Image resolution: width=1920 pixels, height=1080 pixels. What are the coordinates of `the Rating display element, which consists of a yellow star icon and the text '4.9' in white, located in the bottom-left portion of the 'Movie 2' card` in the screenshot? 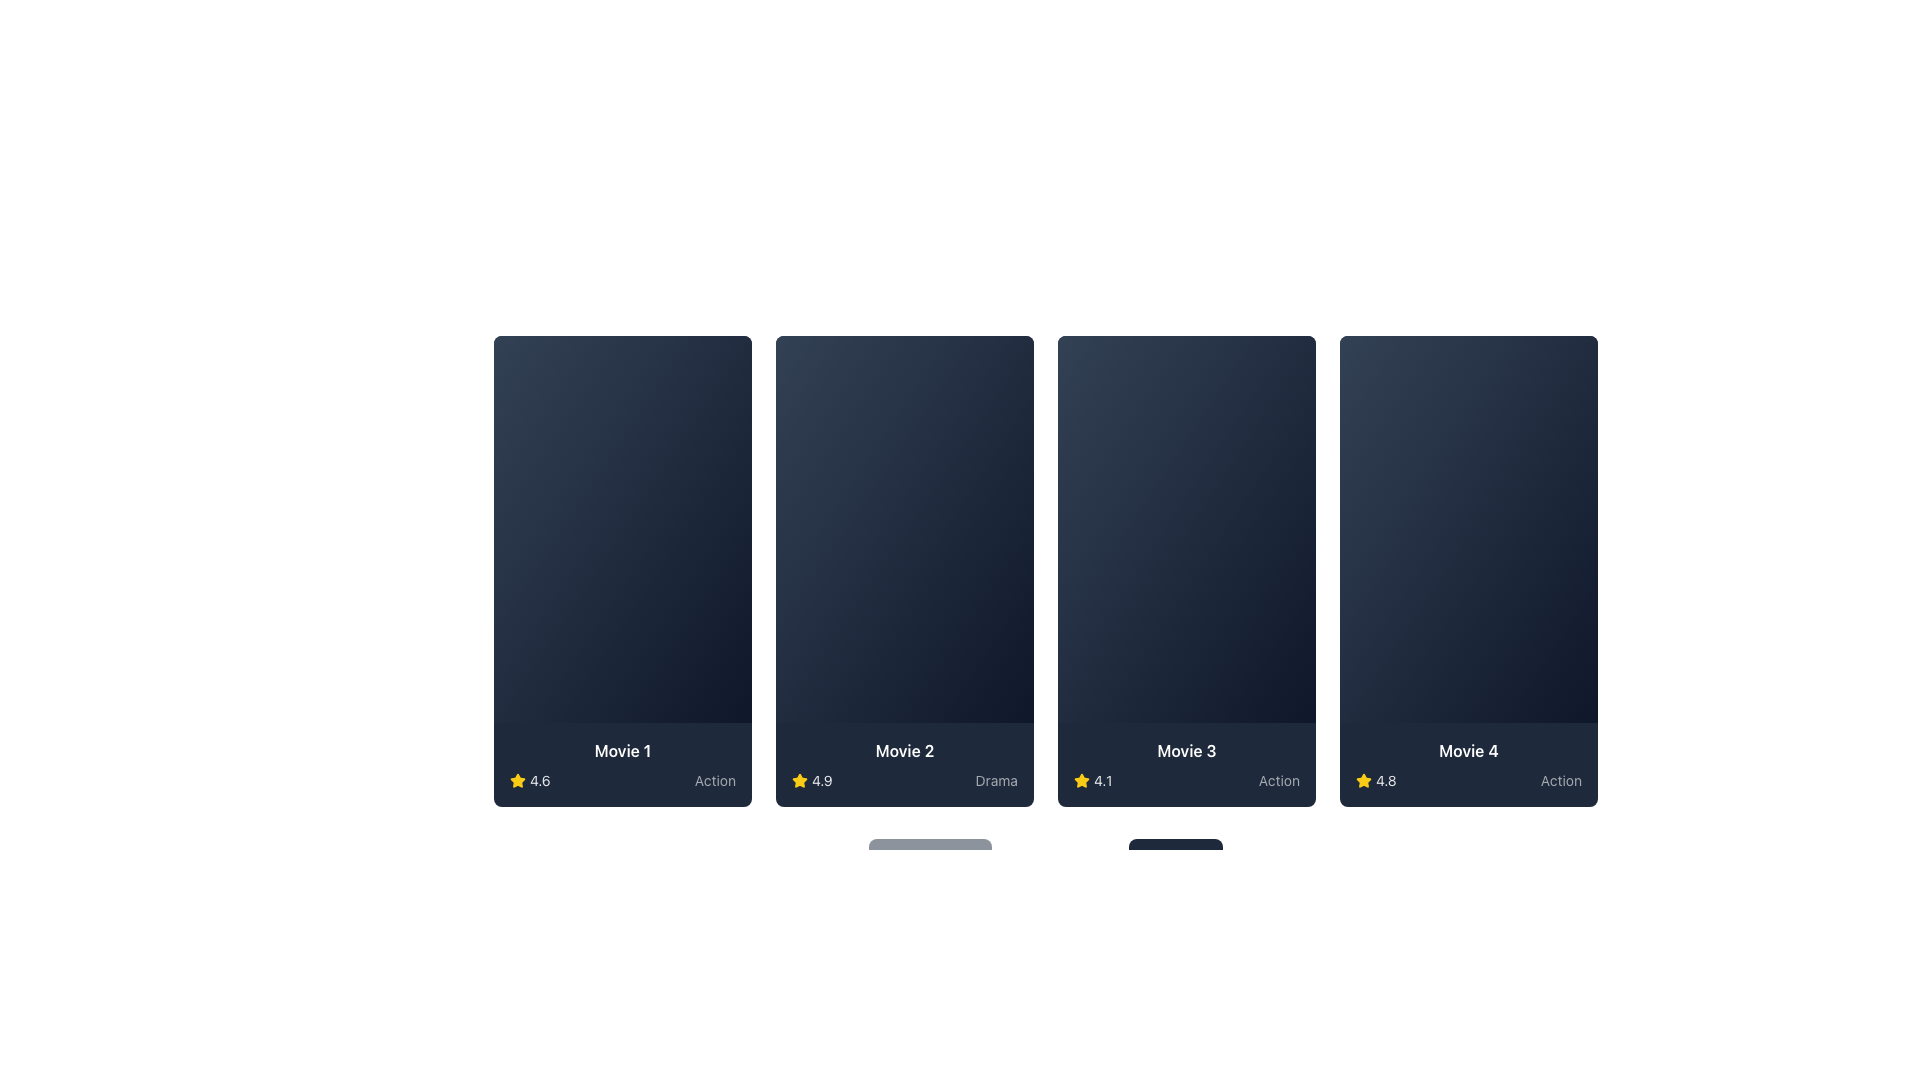 It's located at (812, 779).